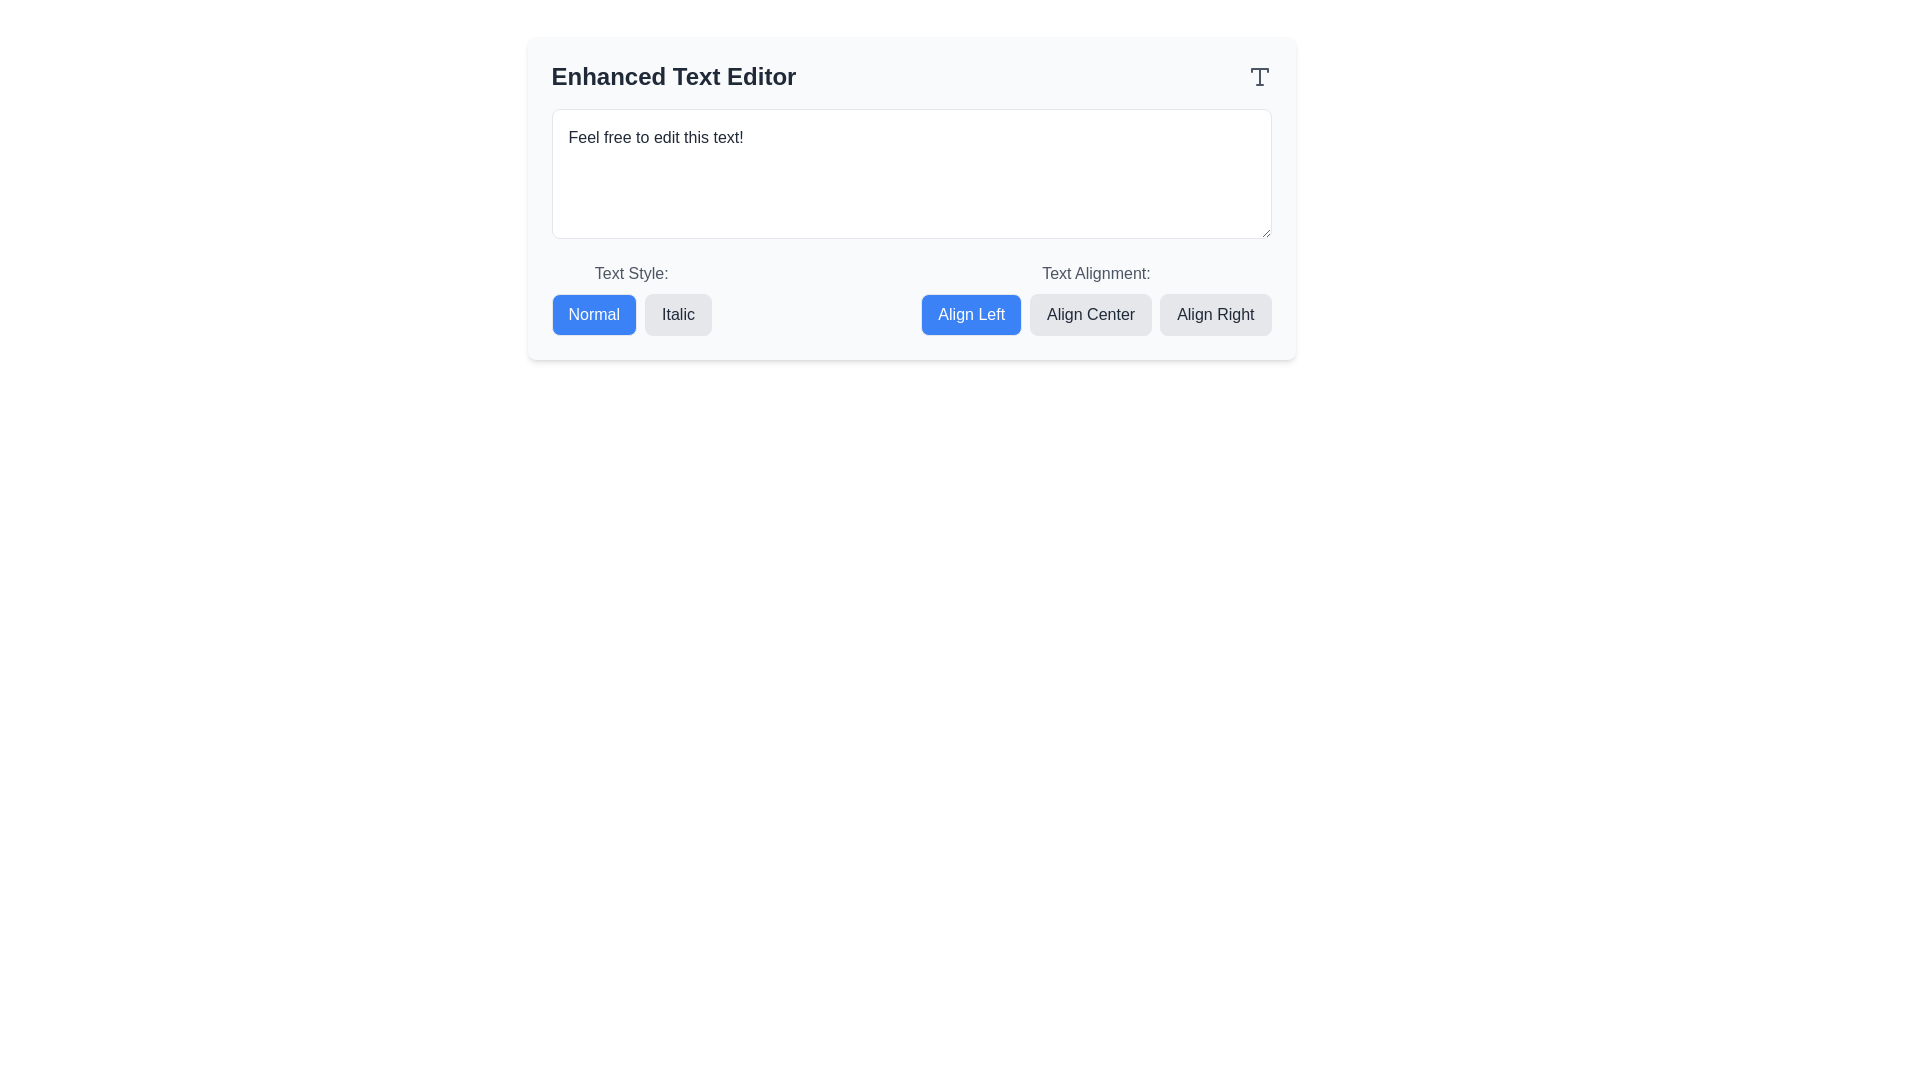  I want to click on the 'Align Center' button, which is the second button in the 'Text Alignment' section, to center the text alignment, so click(1090, 315).